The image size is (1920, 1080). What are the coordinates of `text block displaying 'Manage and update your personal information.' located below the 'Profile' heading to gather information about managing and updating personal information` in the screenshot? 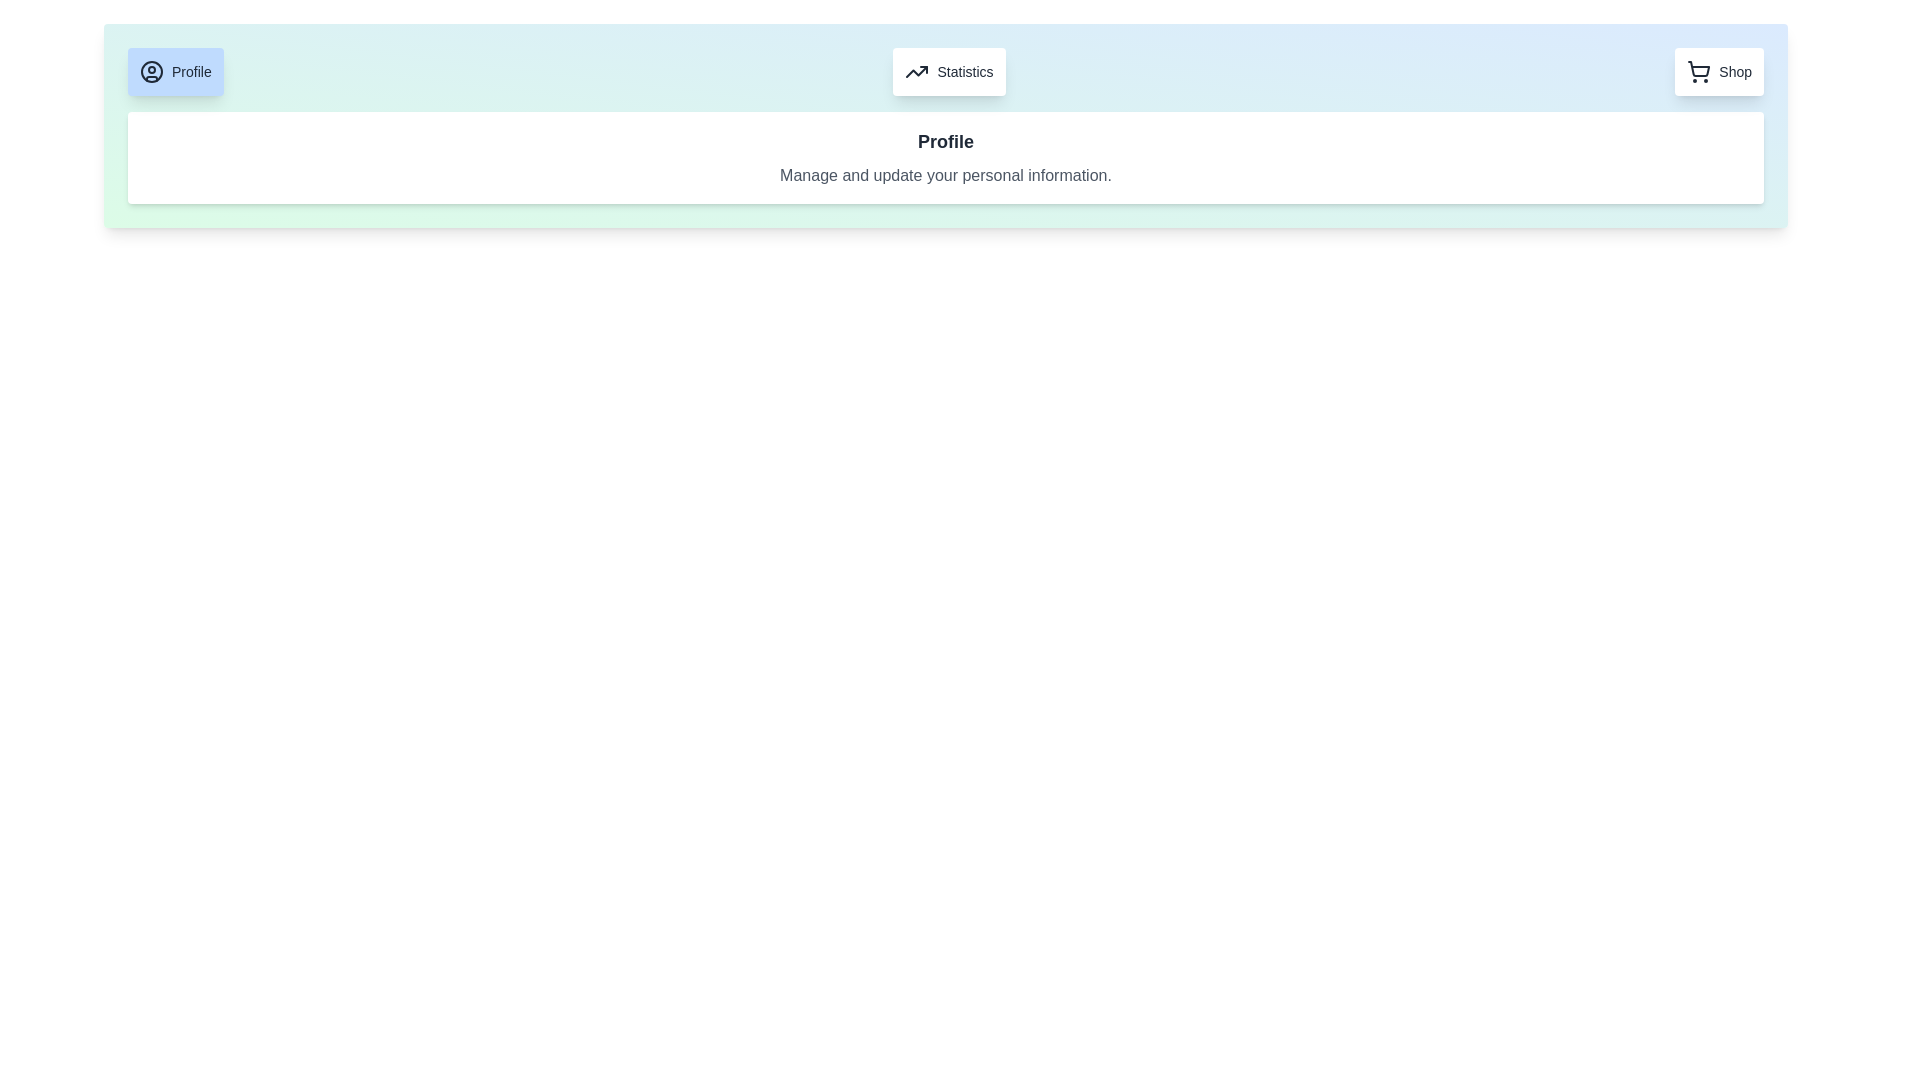 It's located at (944, 175).